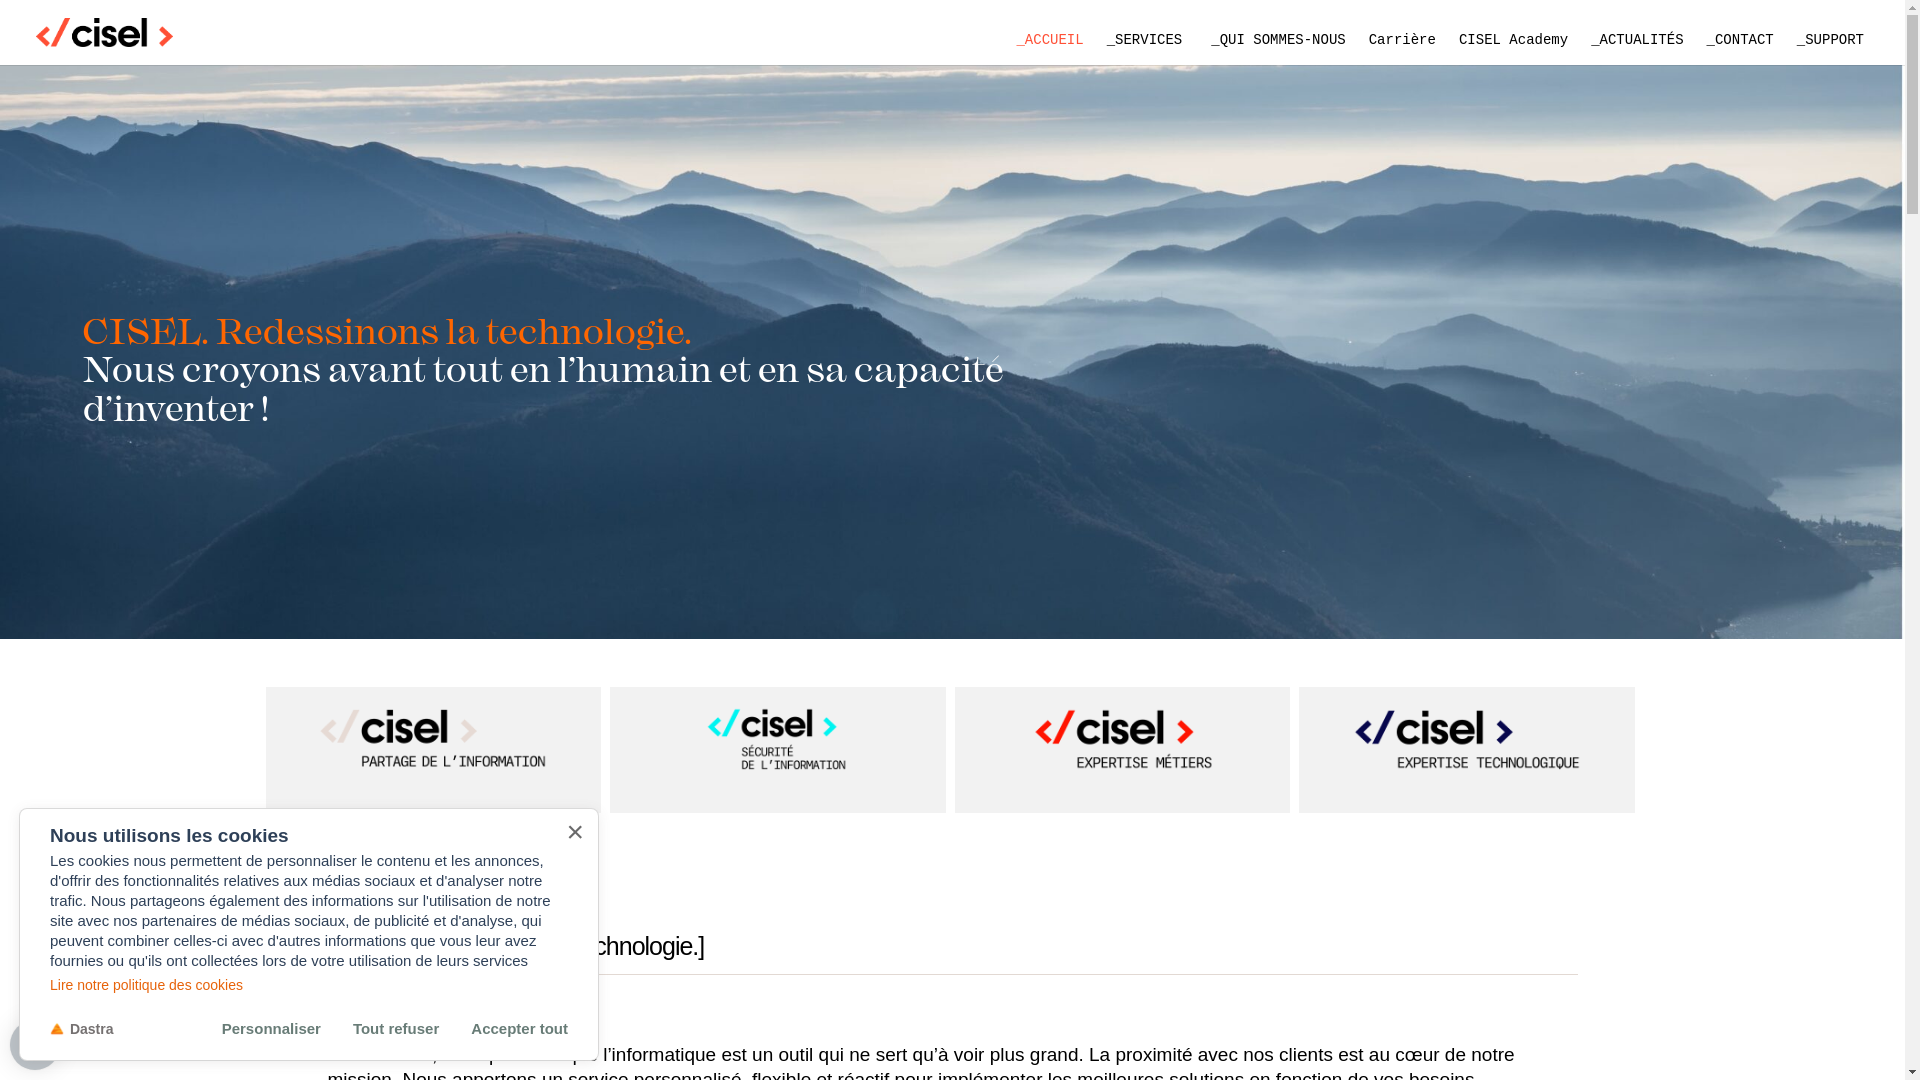 The image size is (1920, 1080). I want to click on 'Personnaliser', so click(270, 1027).